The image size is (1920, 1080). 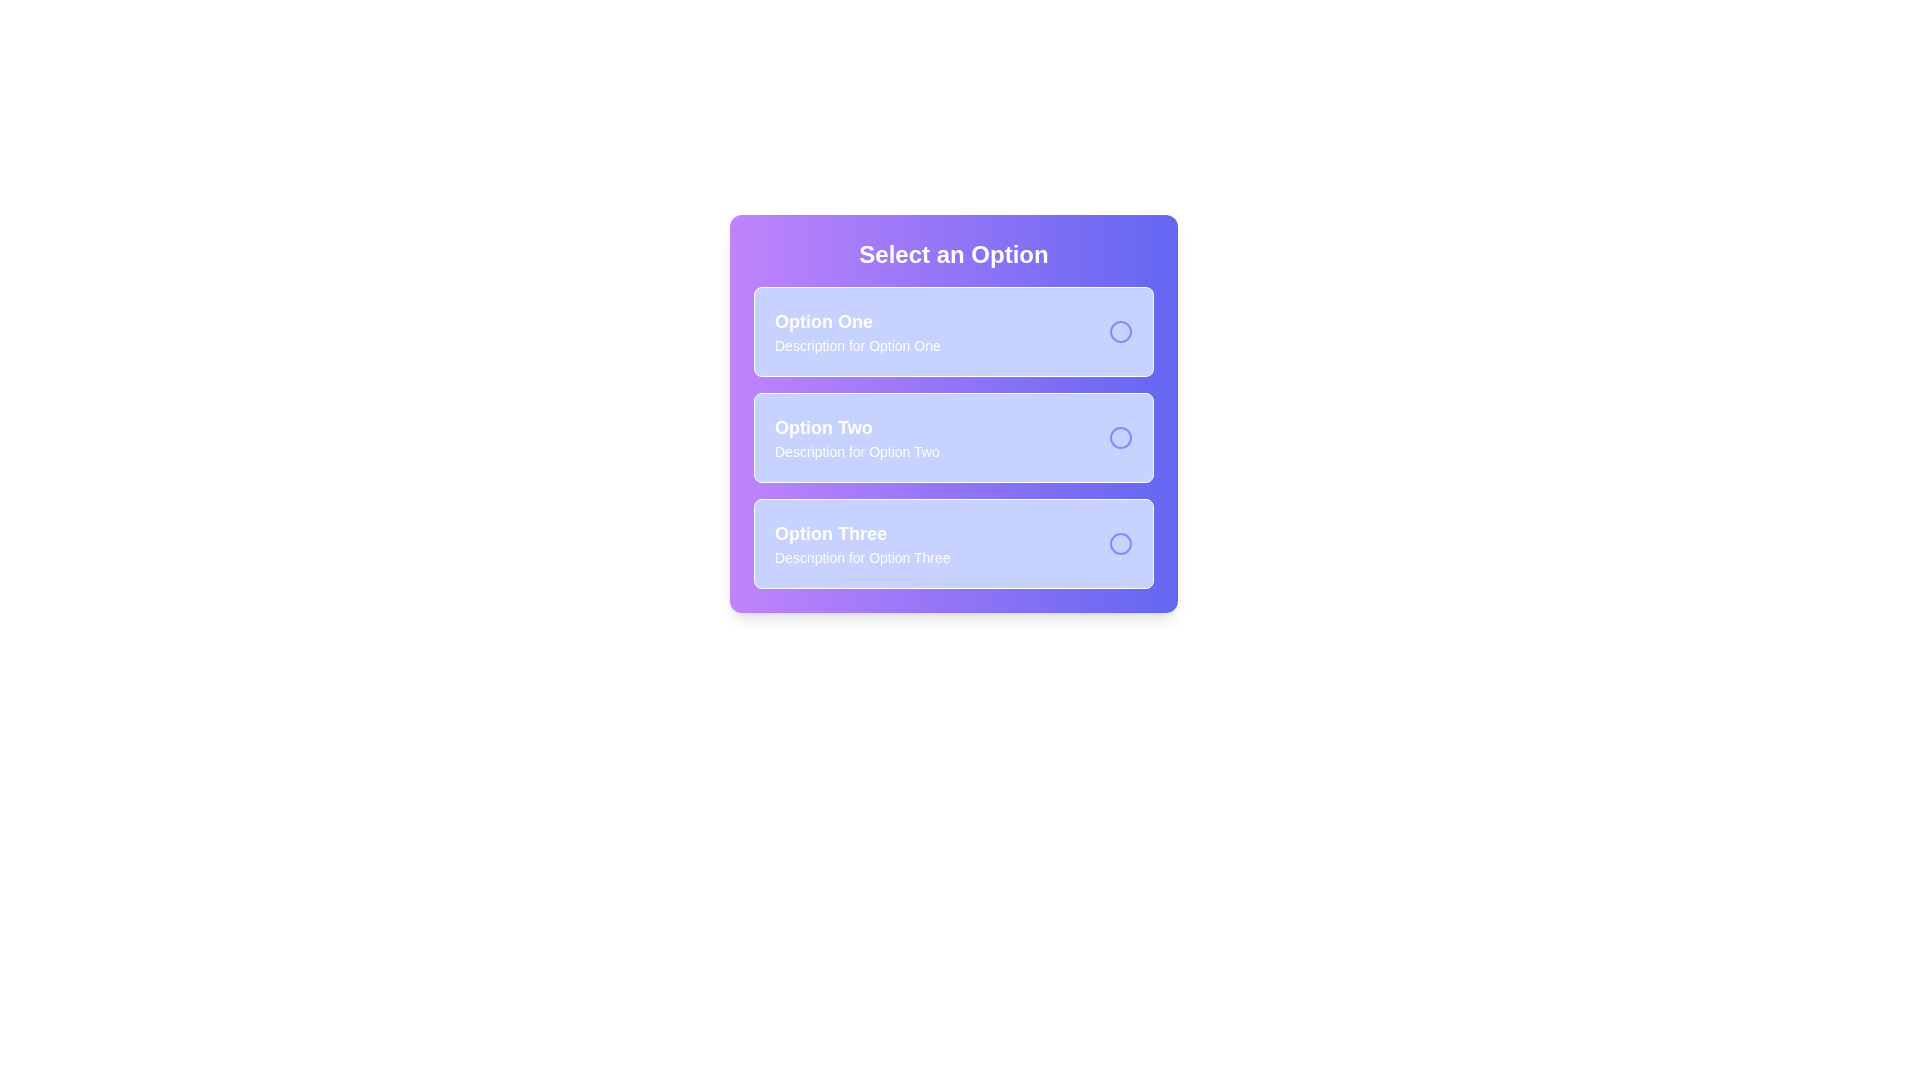 I want to click on the Text Label that identifies the current option as 'Option Two' in the second entry of the vertically aligned selection list, so click(x=857, y=427).